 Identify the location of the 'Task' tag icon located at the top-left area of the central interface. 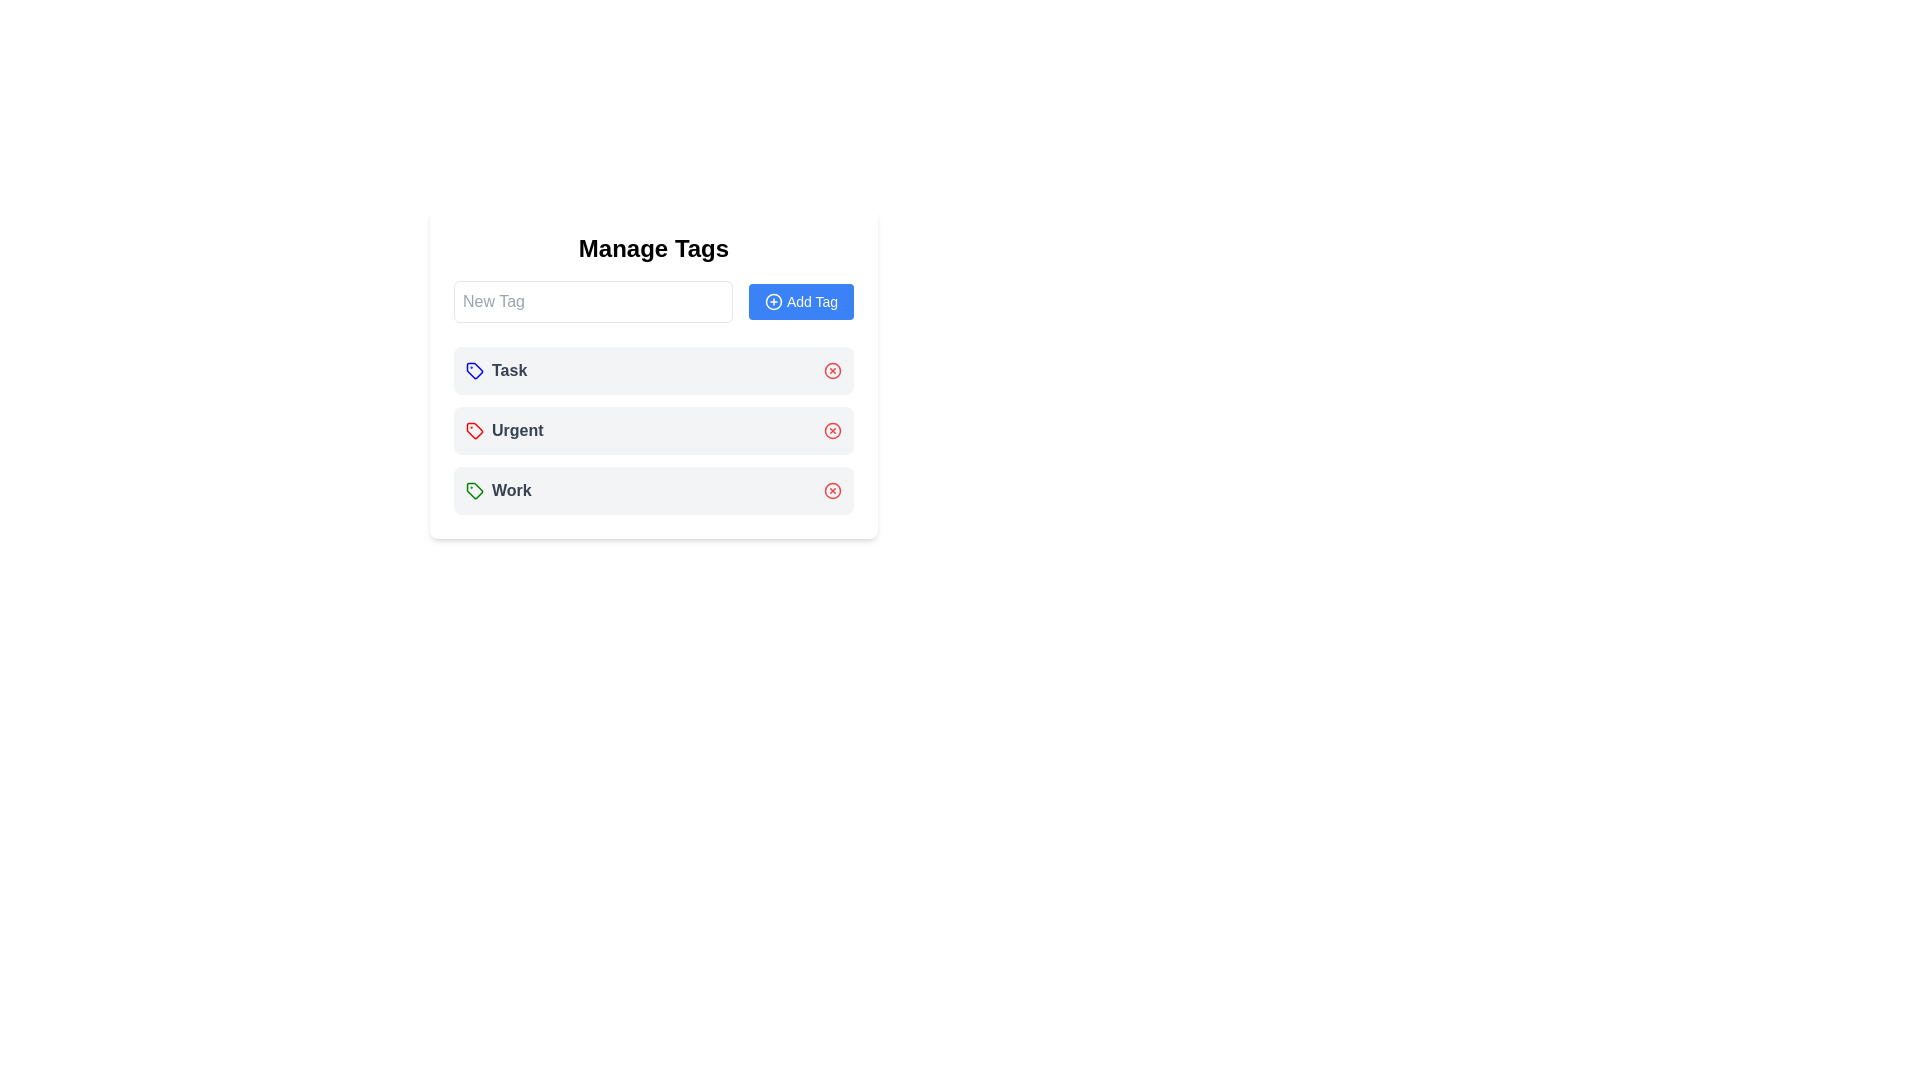
(474, 370).